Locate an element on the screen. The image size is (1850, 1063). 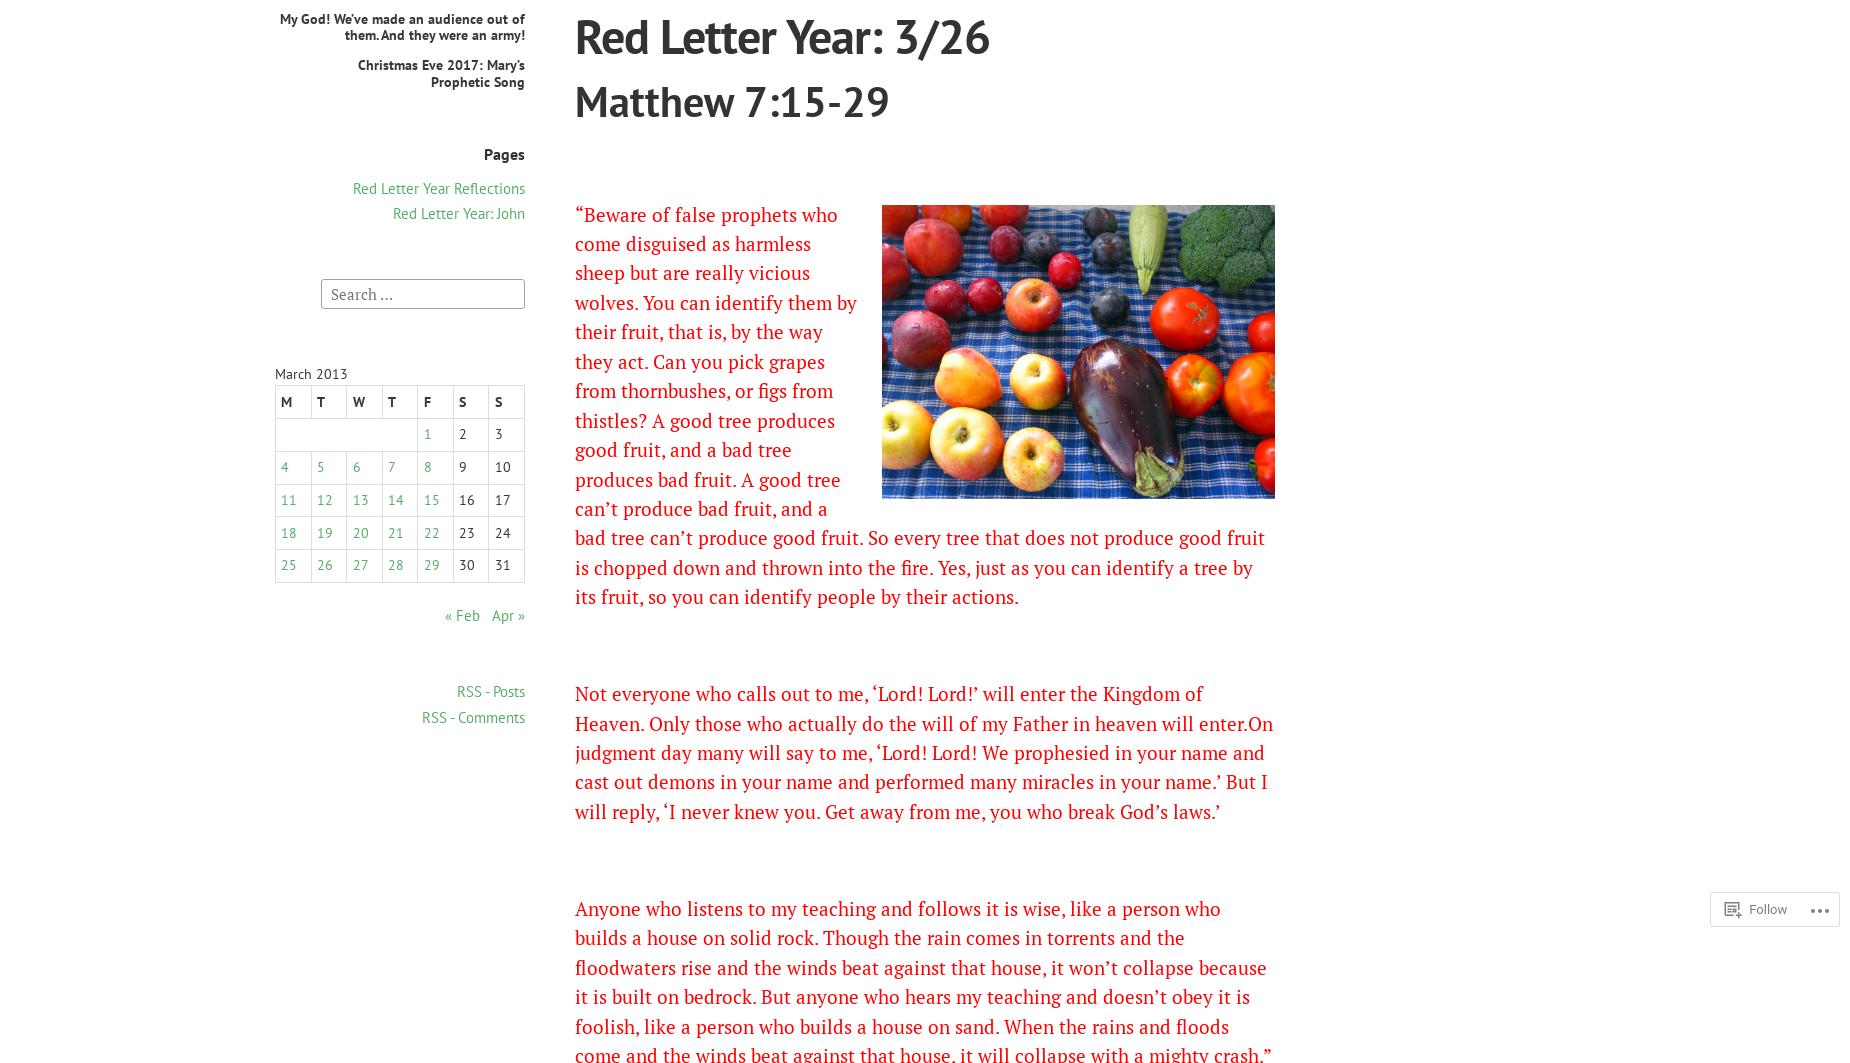
'22' is located at coordinates (421, 532).